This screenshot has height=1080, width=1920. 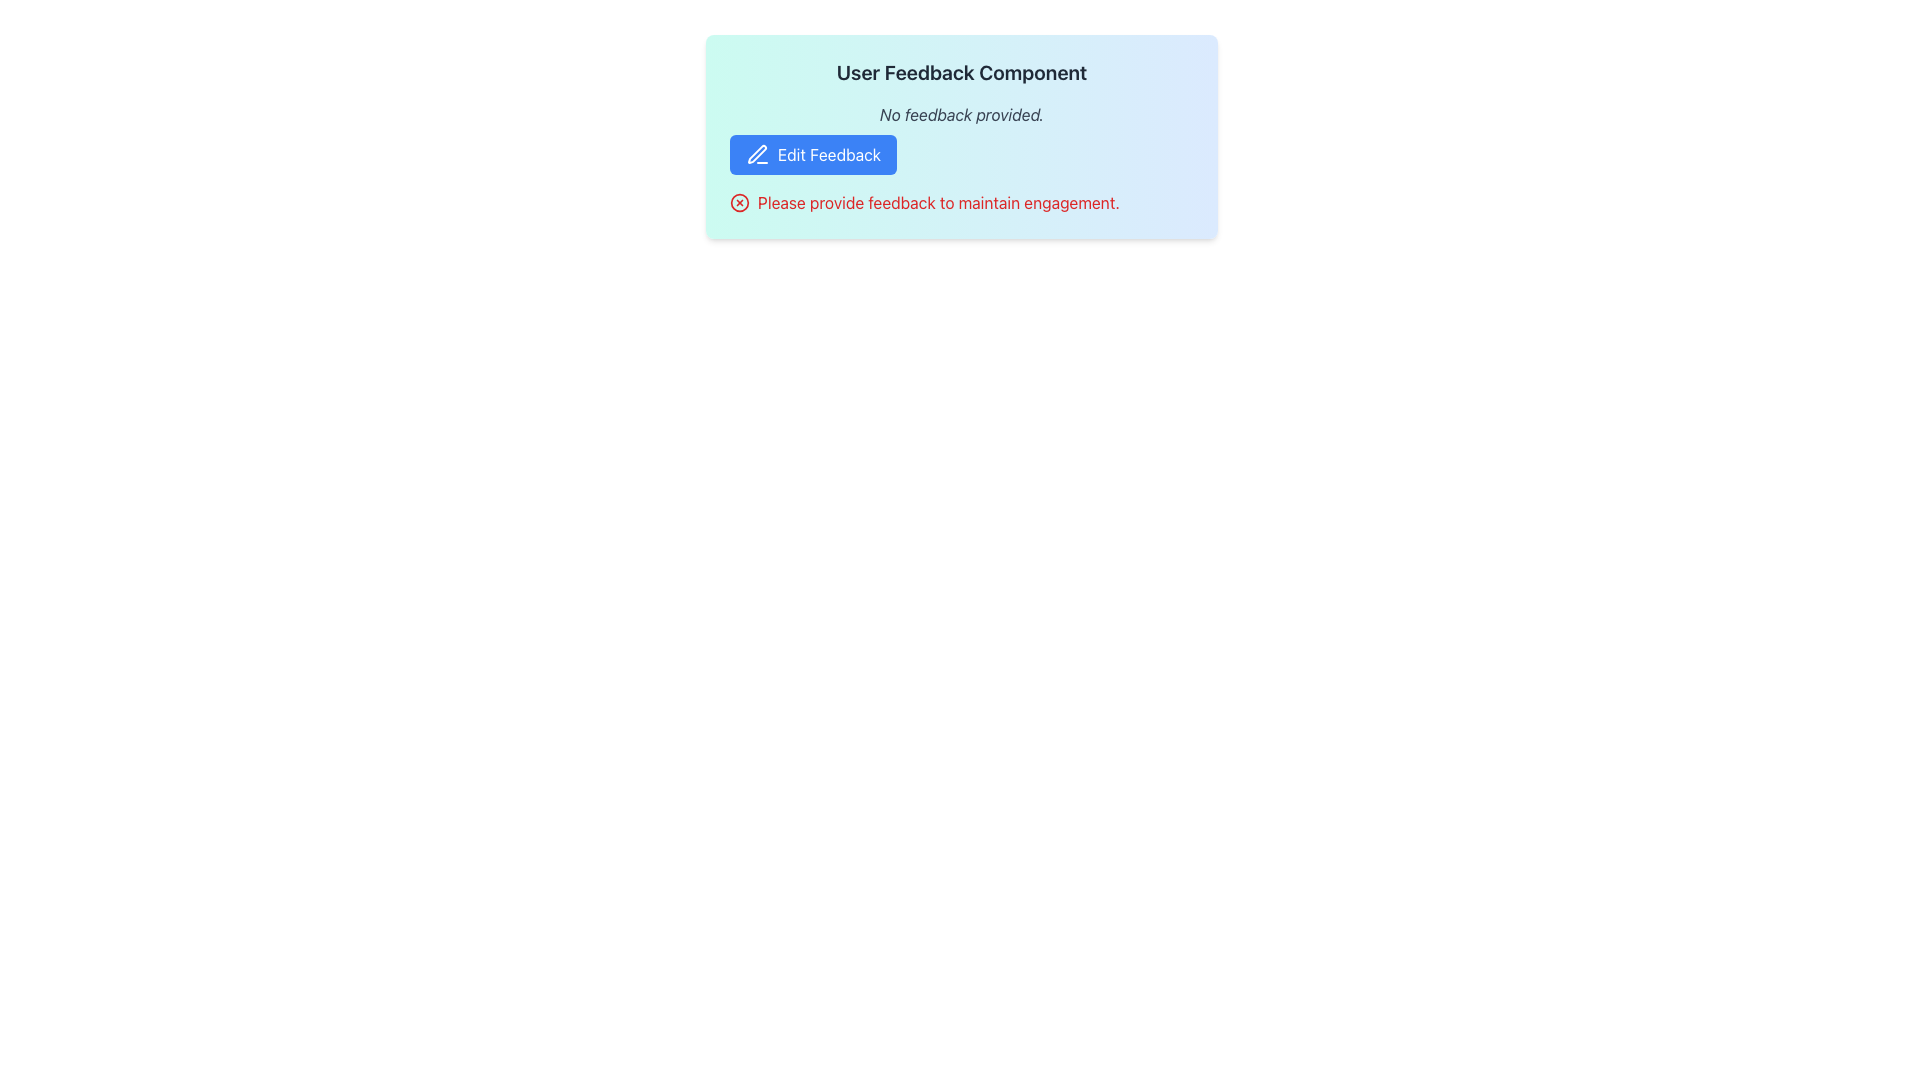 I want to click on the prominently styled red text stating 'Please provide feedback to maintain engagement.' which is located in the bottom part of the panel to the right of a circular icon with a cross, so click(x=937, y=203).